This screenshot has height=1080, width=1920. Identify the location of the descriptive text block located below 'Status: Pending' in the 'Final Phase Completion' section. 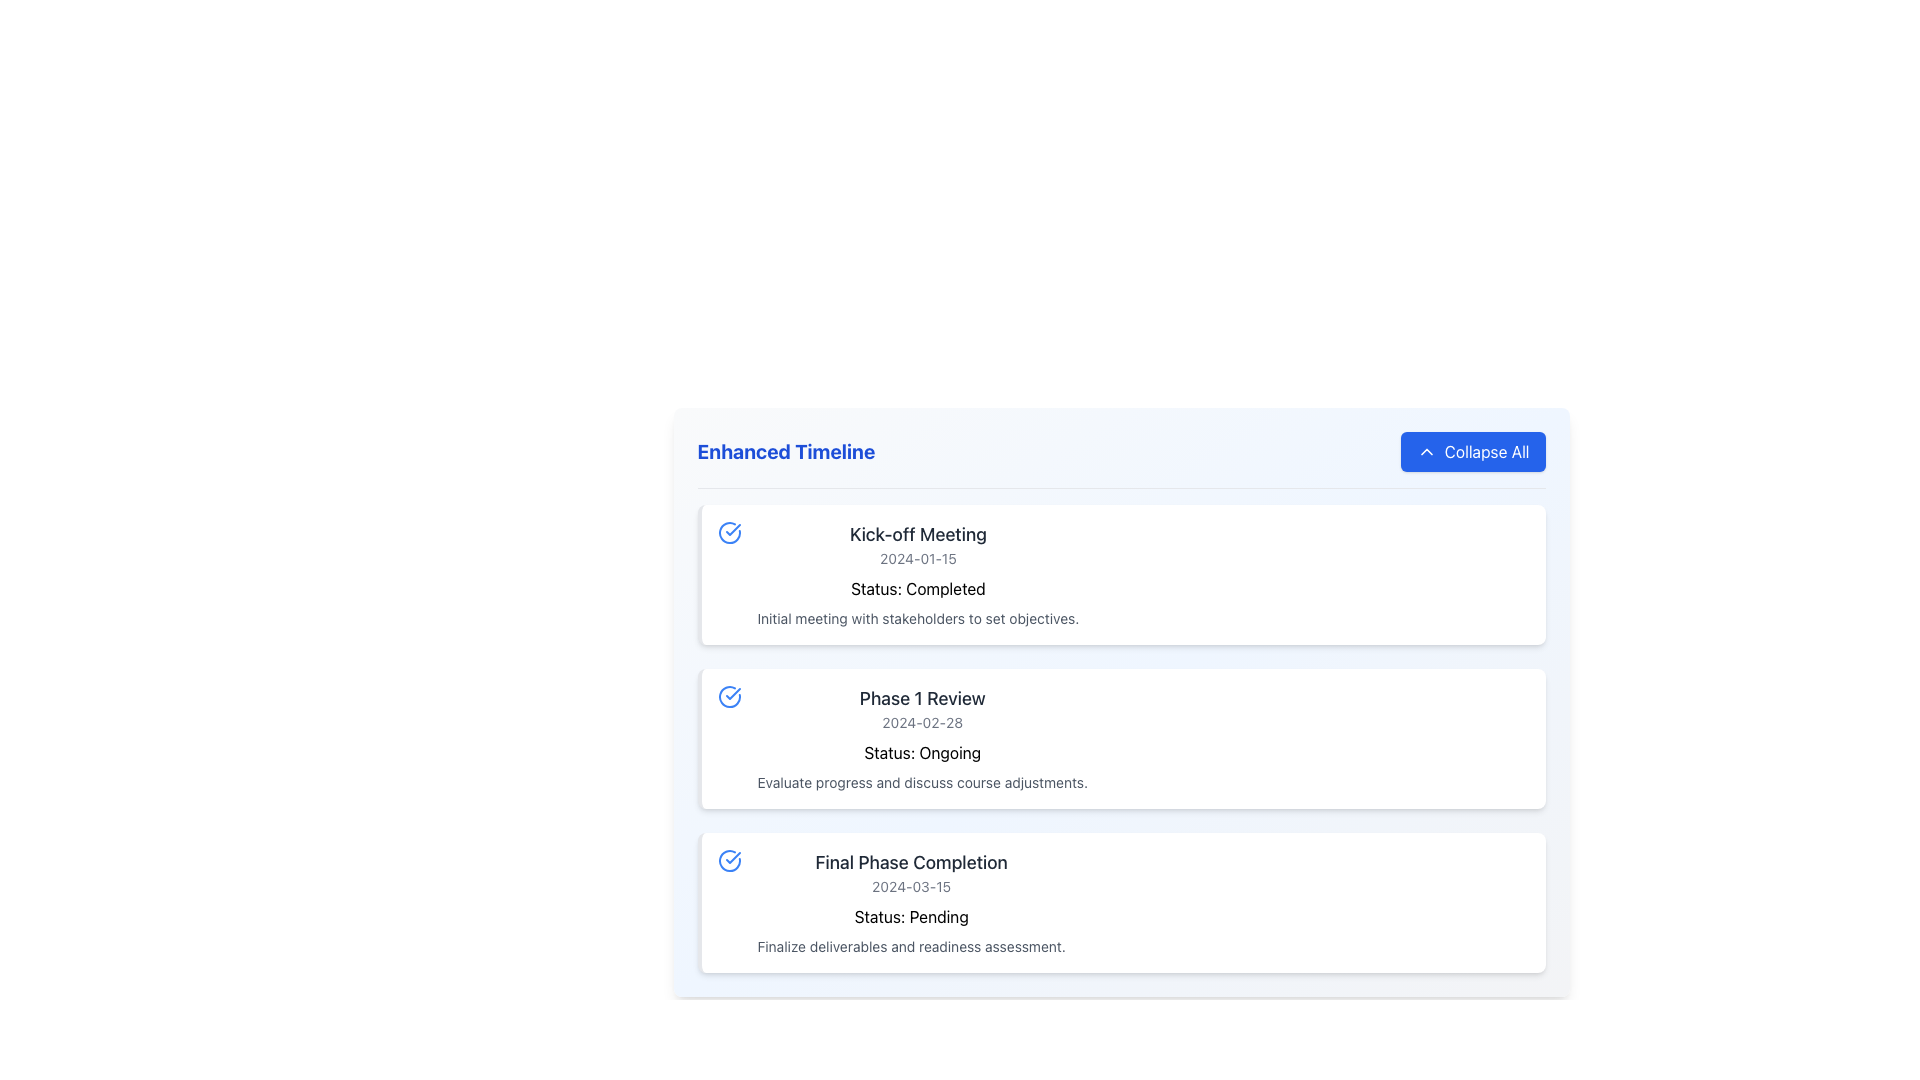
(910, 946).